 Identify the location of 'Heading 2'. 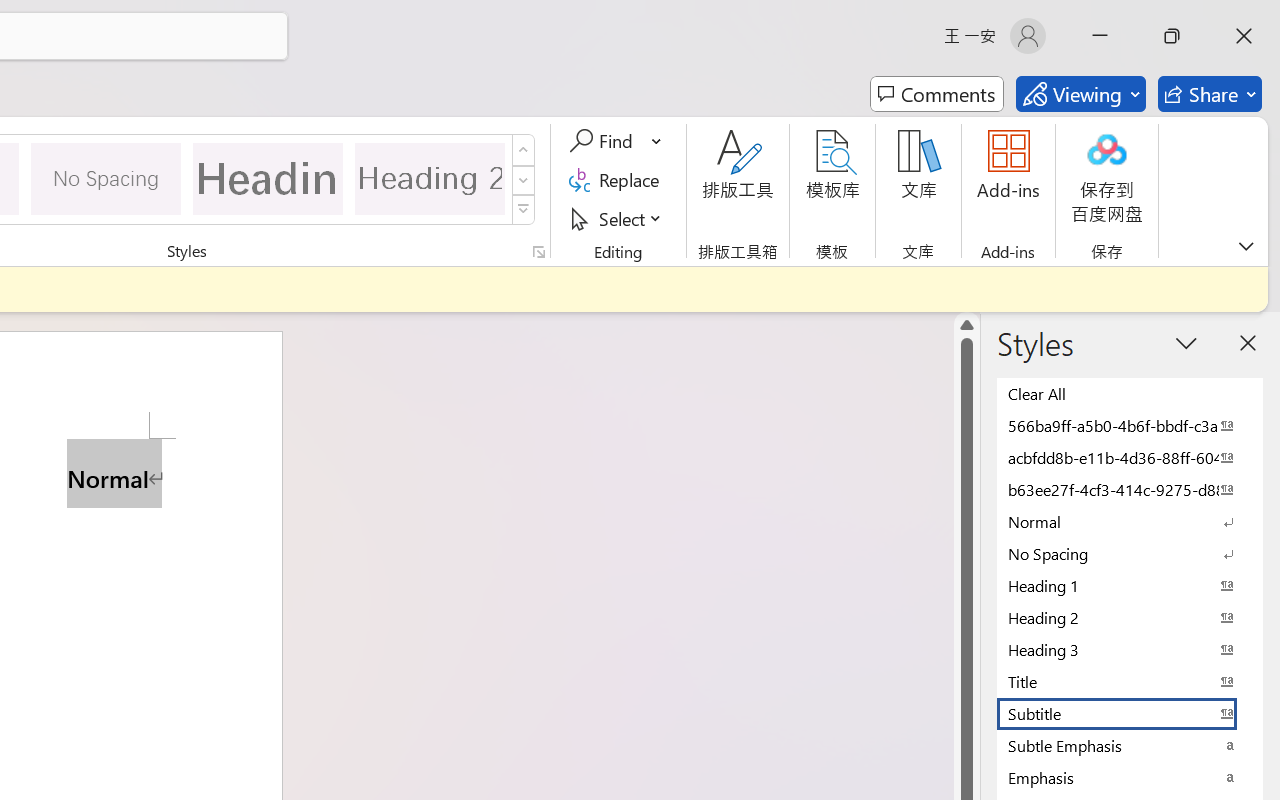
(429, 177).